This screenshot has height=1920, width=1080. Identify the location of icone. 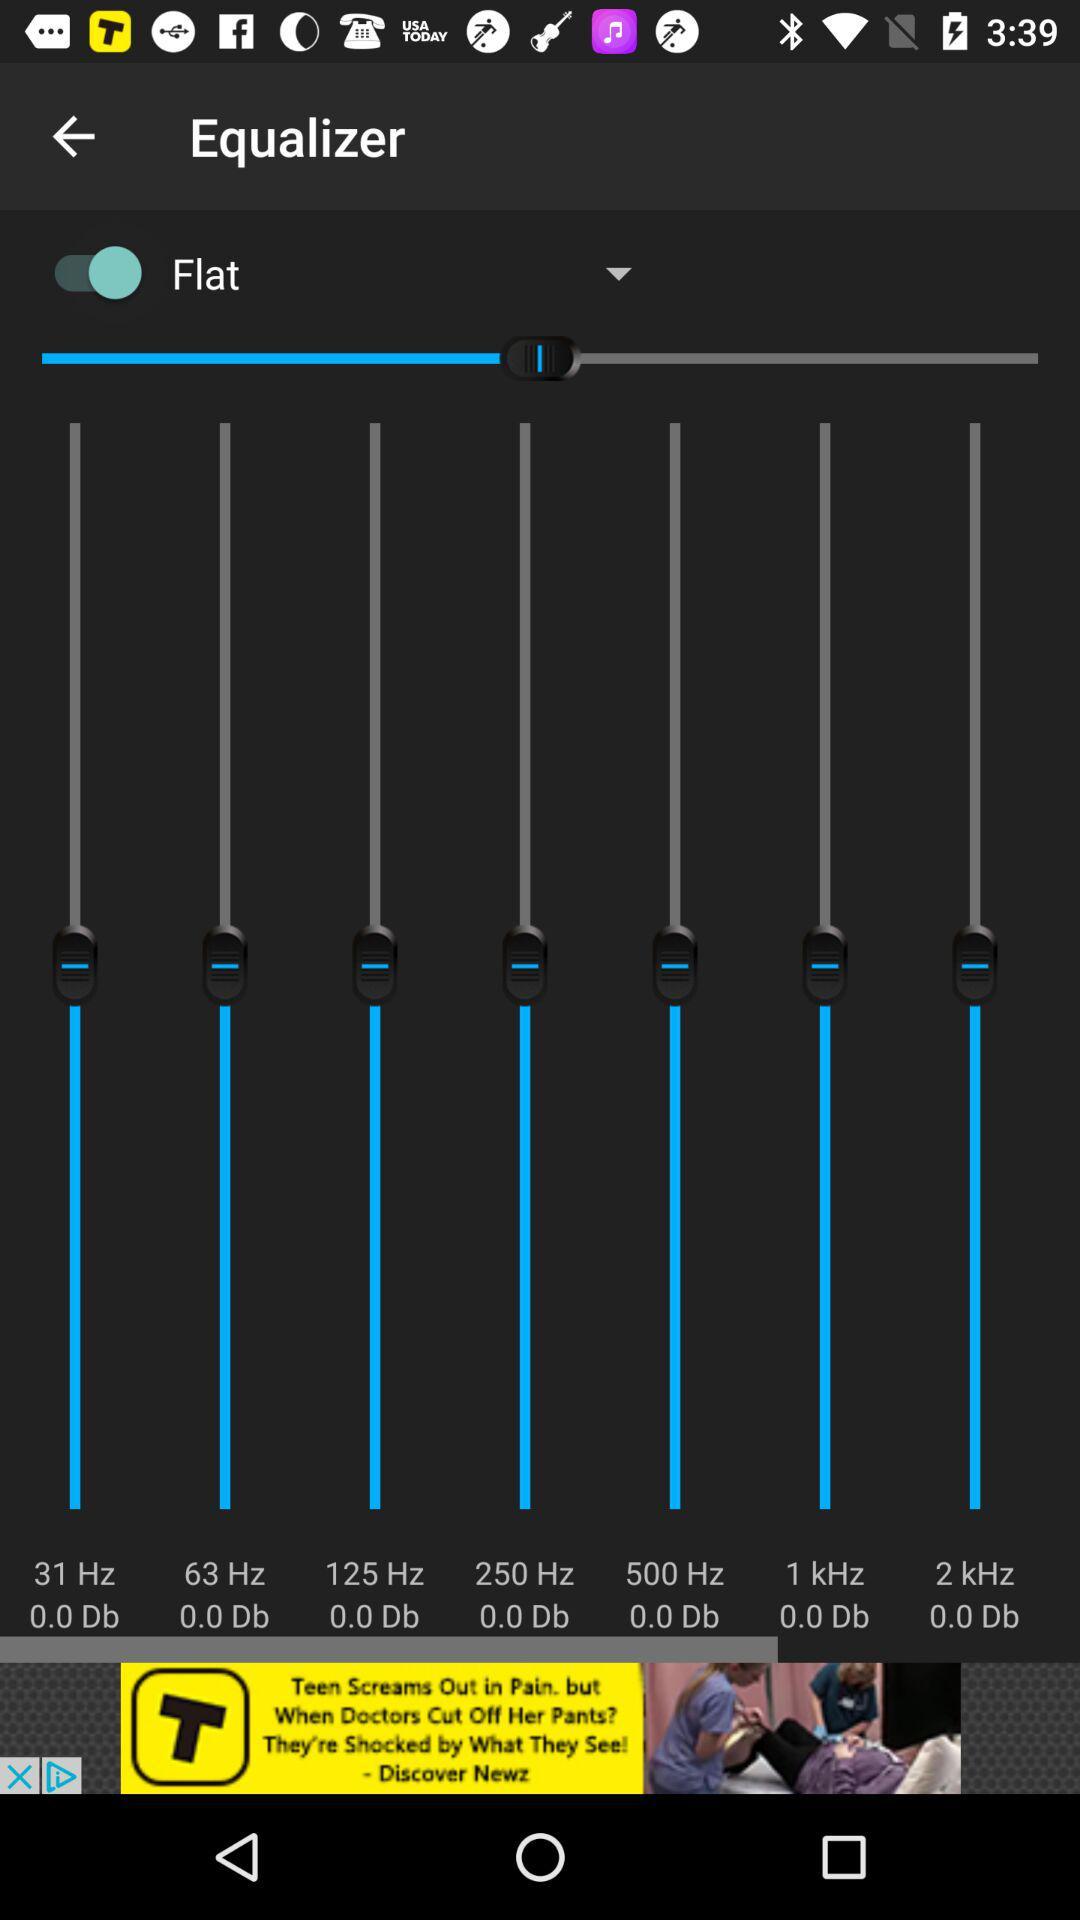
(540, 1727).